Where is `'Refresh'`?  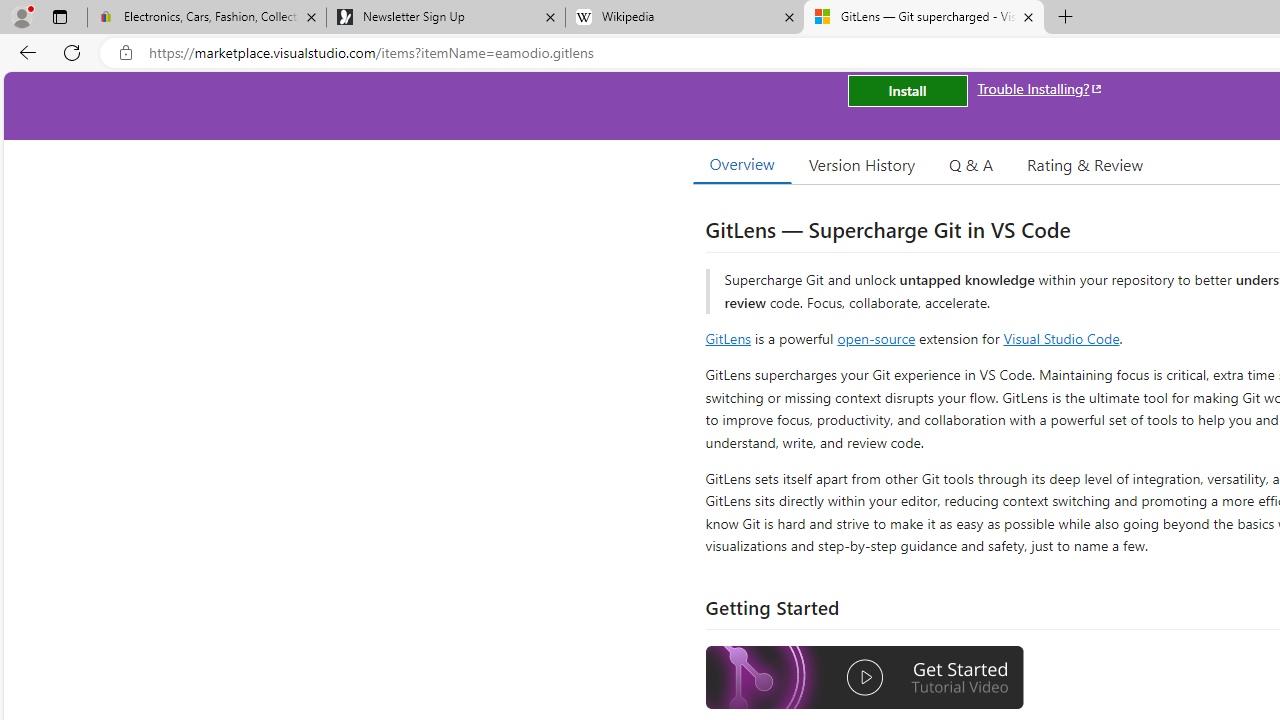
'Refresh' is located at coordinates (72, 51).